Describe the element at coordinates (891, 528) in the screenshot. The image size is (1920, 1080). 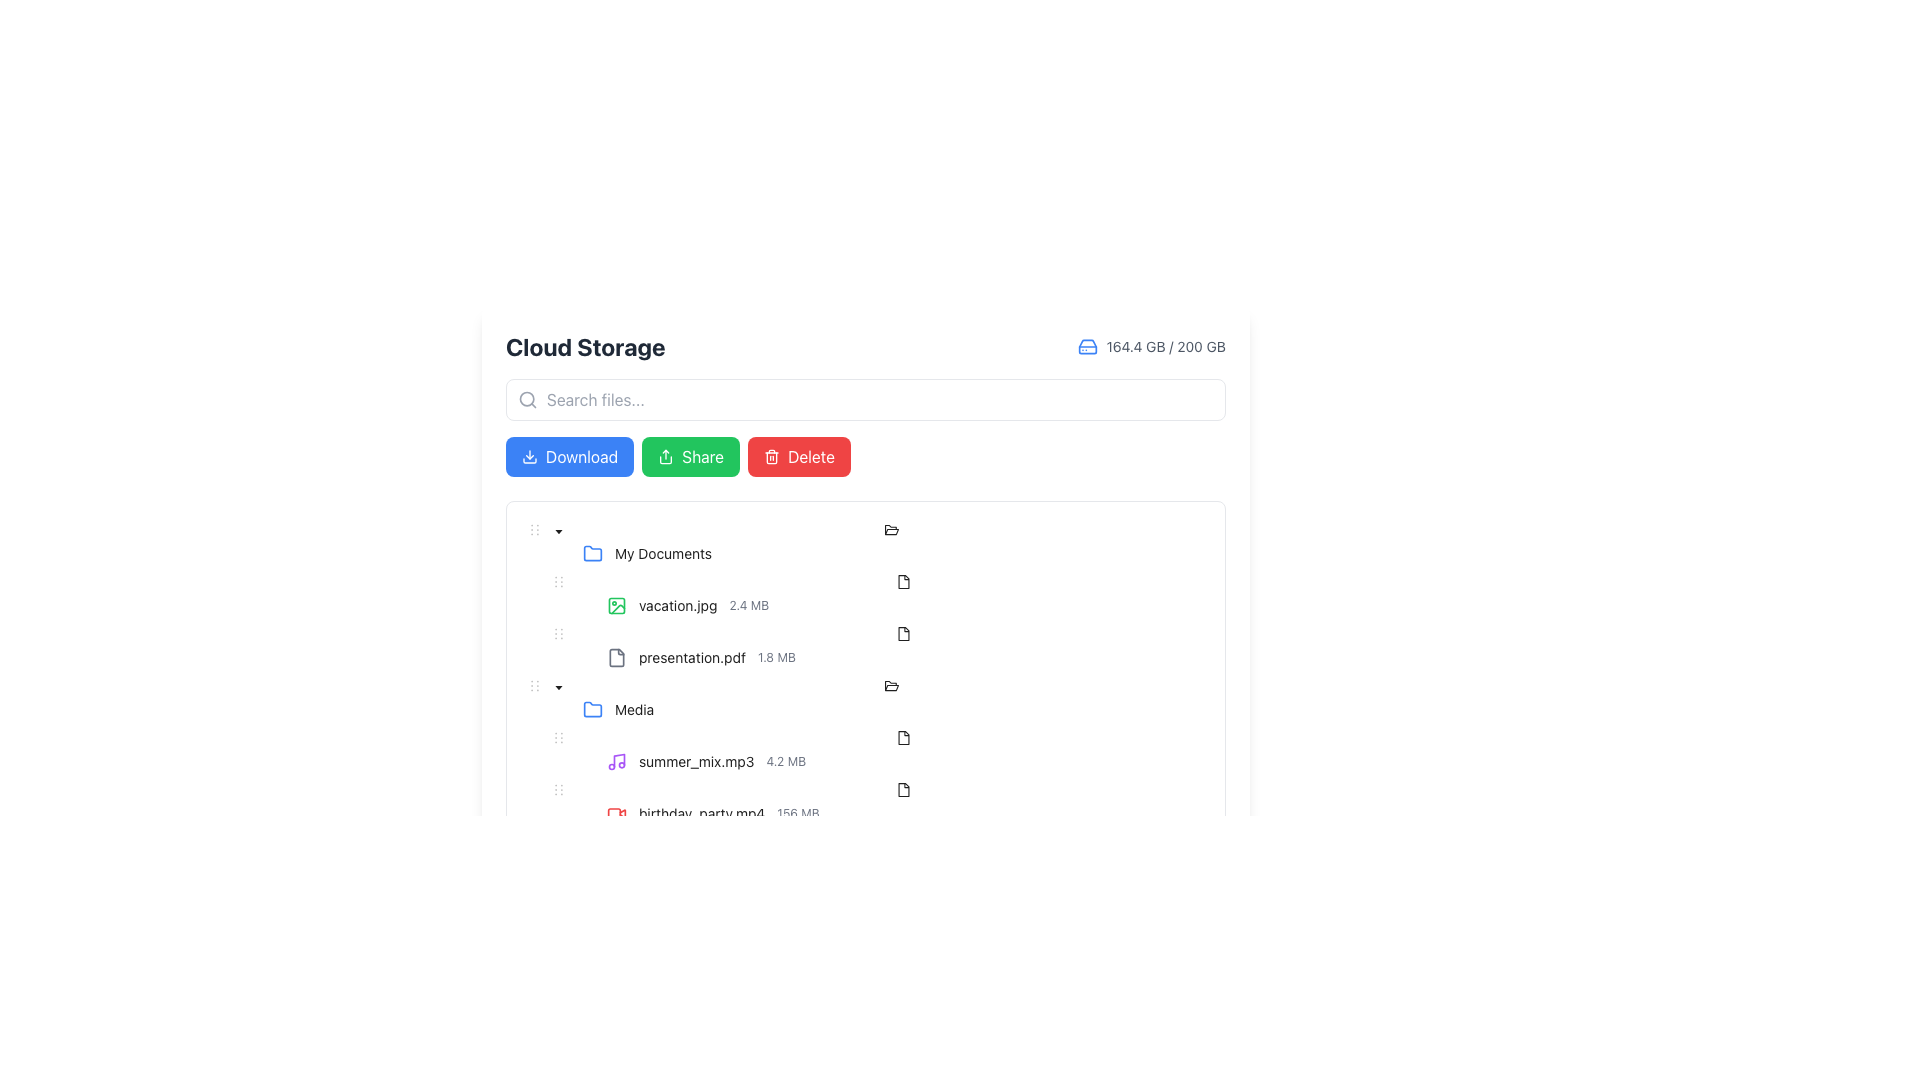
I see `the blue folder icon located to the left of the 'My Documents' text label` at that location.